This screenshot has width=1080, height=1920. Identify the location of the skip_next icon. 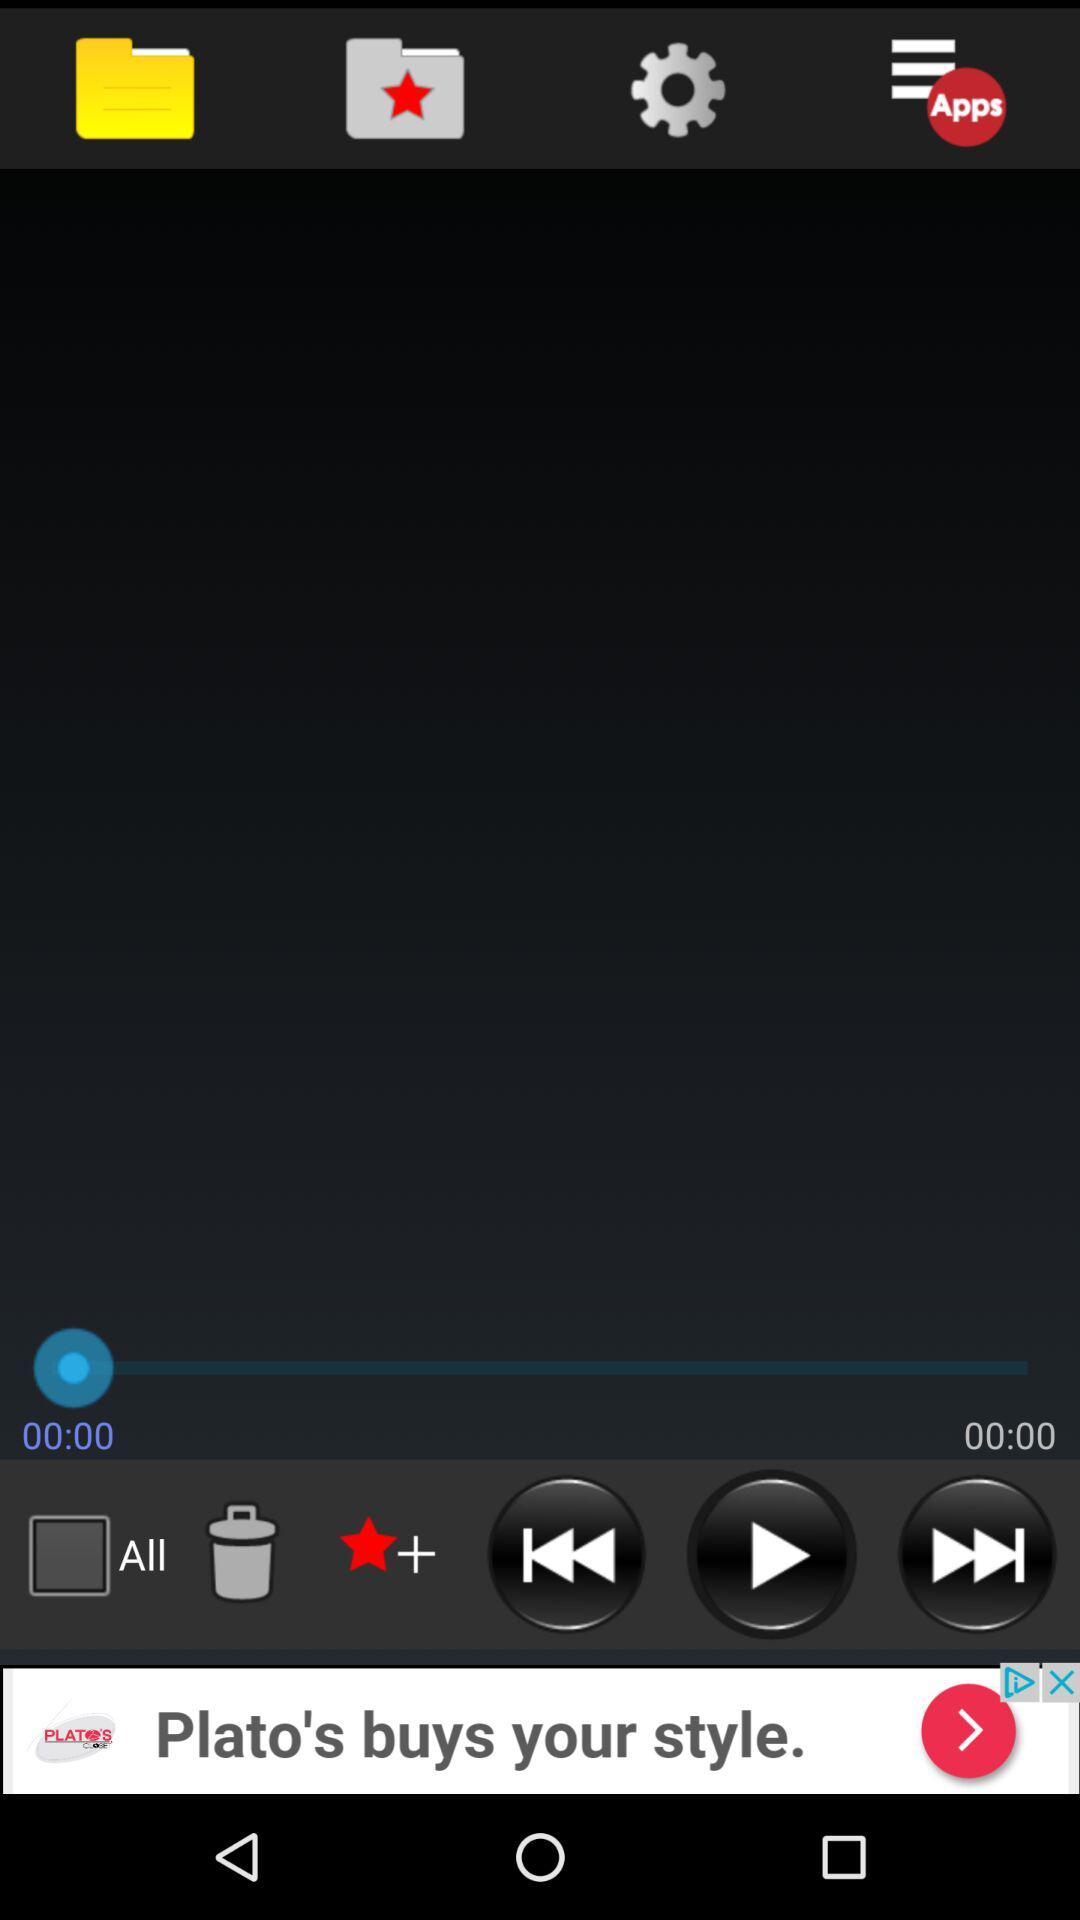
(976, 1663).